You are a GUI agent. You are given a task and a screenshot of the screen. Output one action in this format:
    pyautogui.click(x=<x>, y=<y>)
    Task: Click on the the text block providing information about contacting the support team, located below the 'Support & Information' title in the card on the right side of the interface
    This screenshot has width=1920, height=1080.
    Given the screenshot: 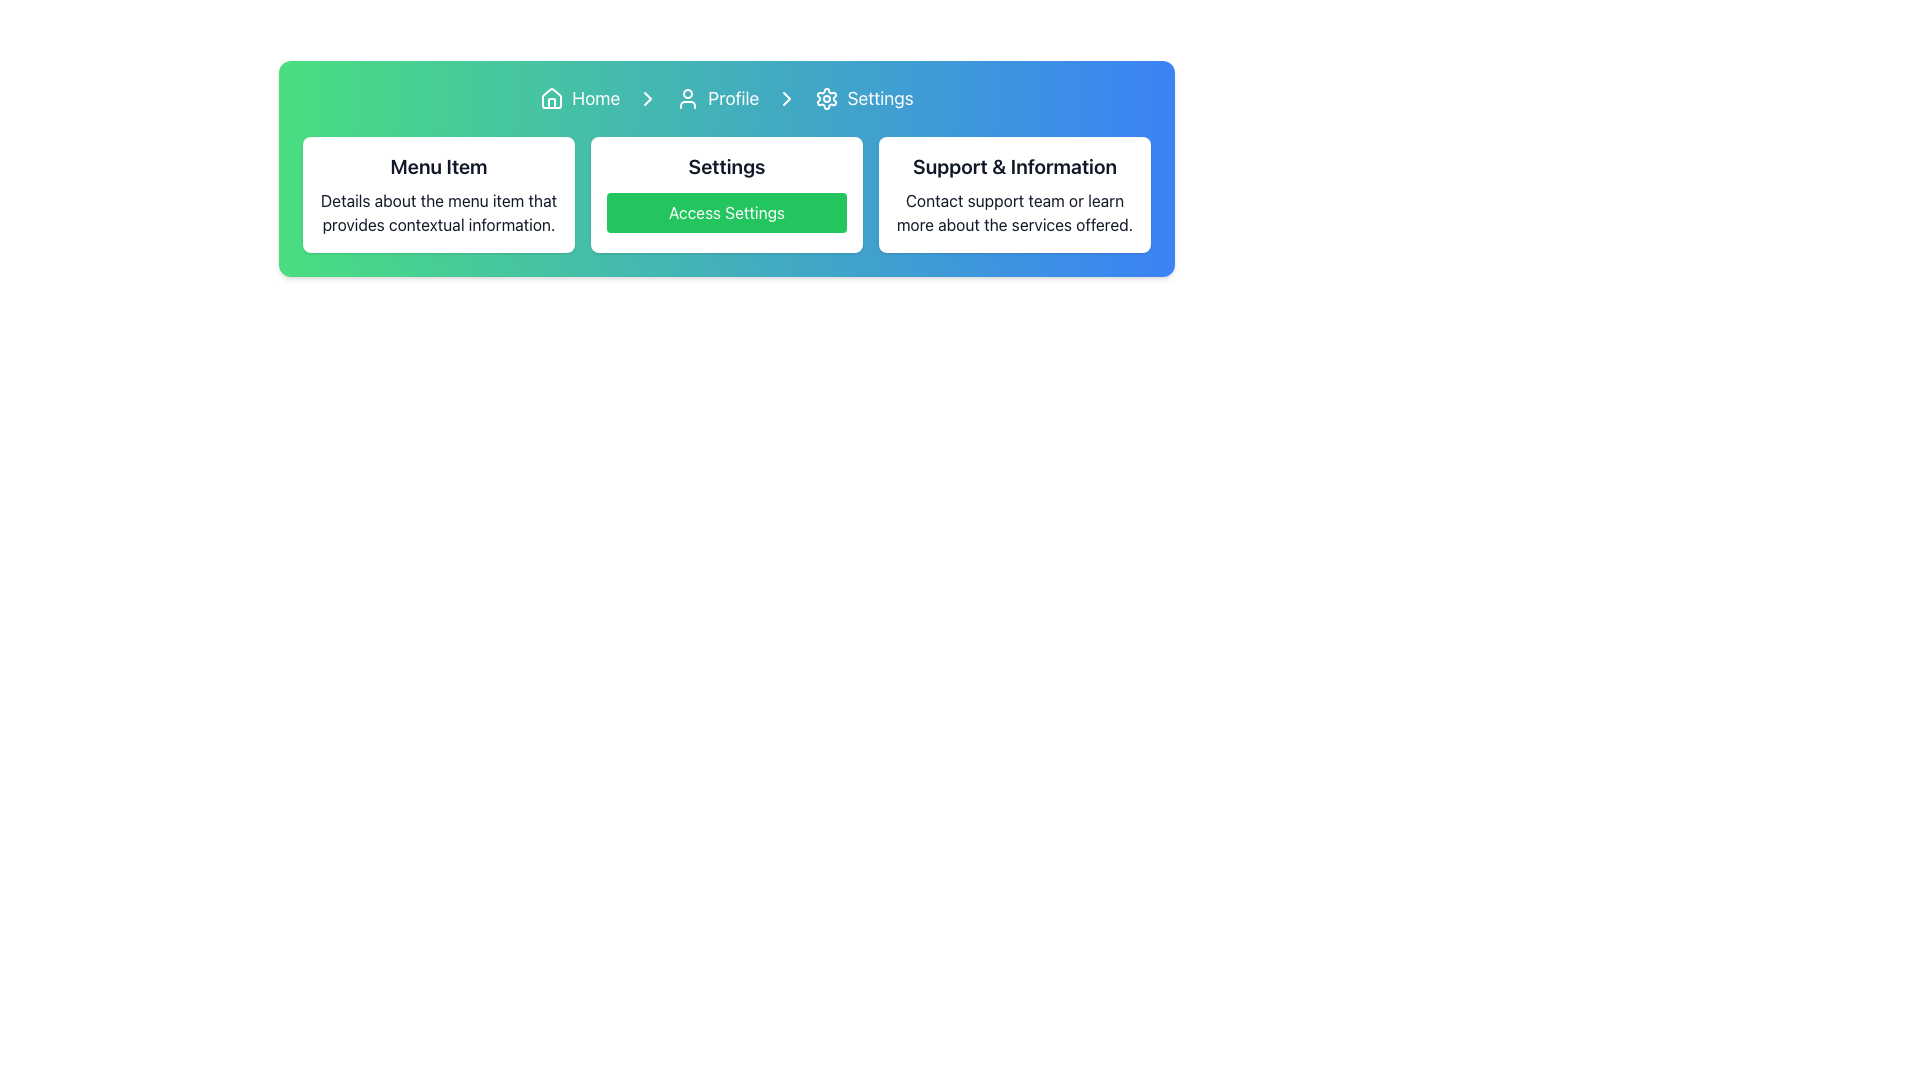 What is the action you would take?
    pyautogui.click(x=1014, y=212)
    